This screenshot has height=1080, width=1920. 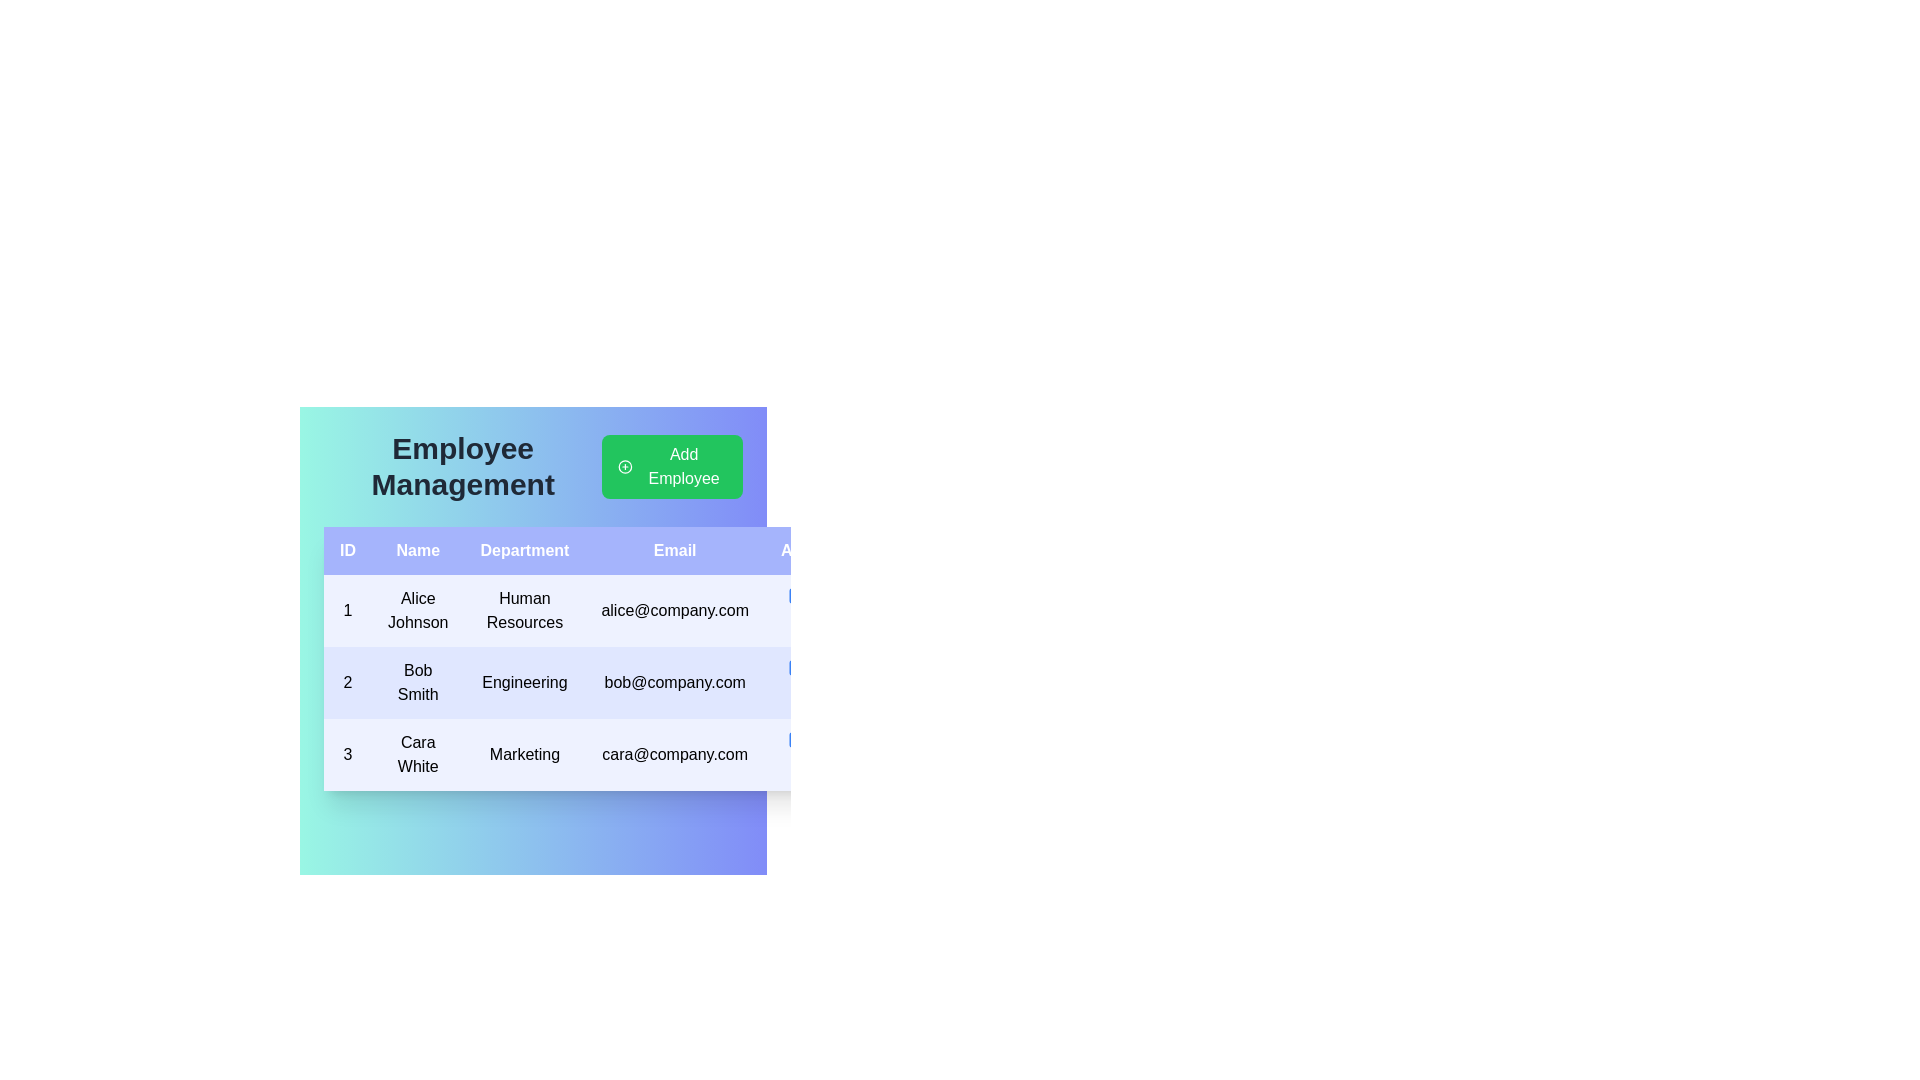 What do you see at coordinates (524, 551) in the screenshot?
I see `the 'Department' text label in the table header` at bounding box center [524, 551].